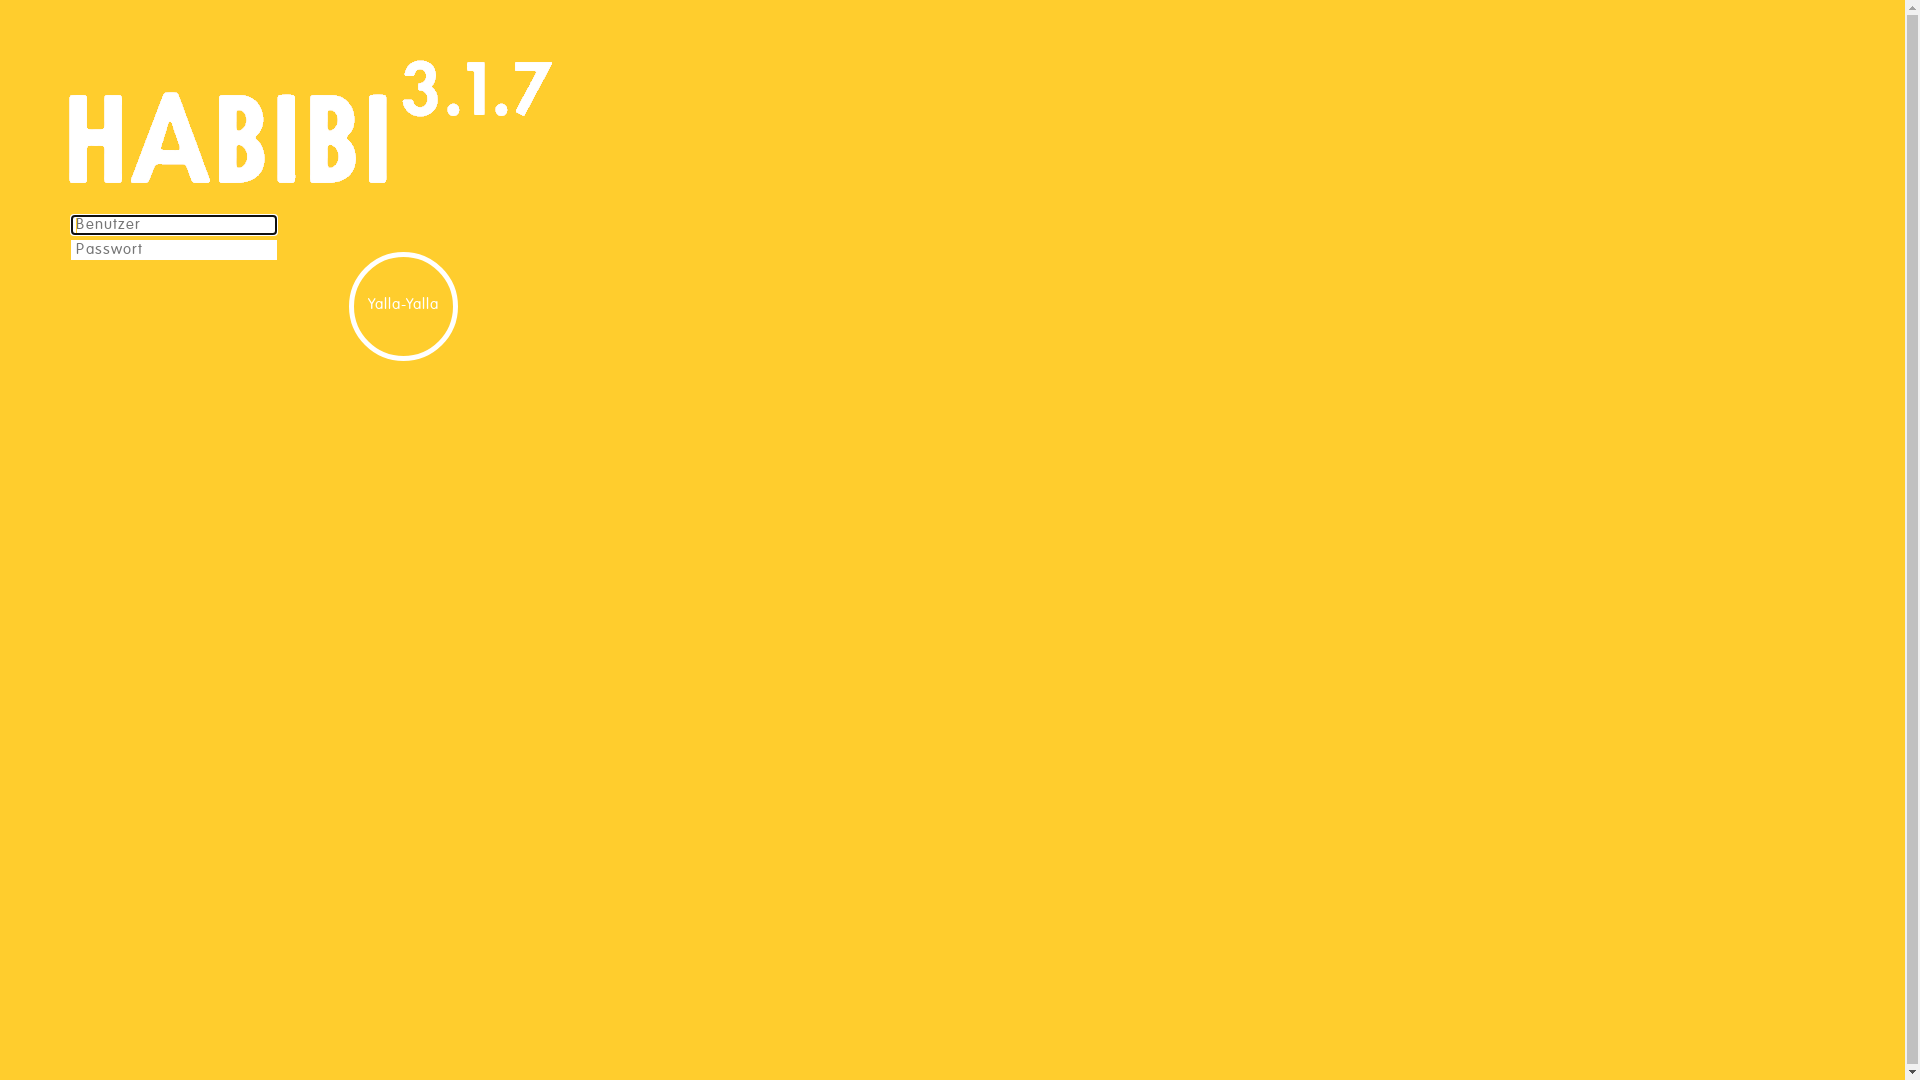 This screenshot has height=1080, width=1920. I want to click on 'Habibi', so click(231, 119).